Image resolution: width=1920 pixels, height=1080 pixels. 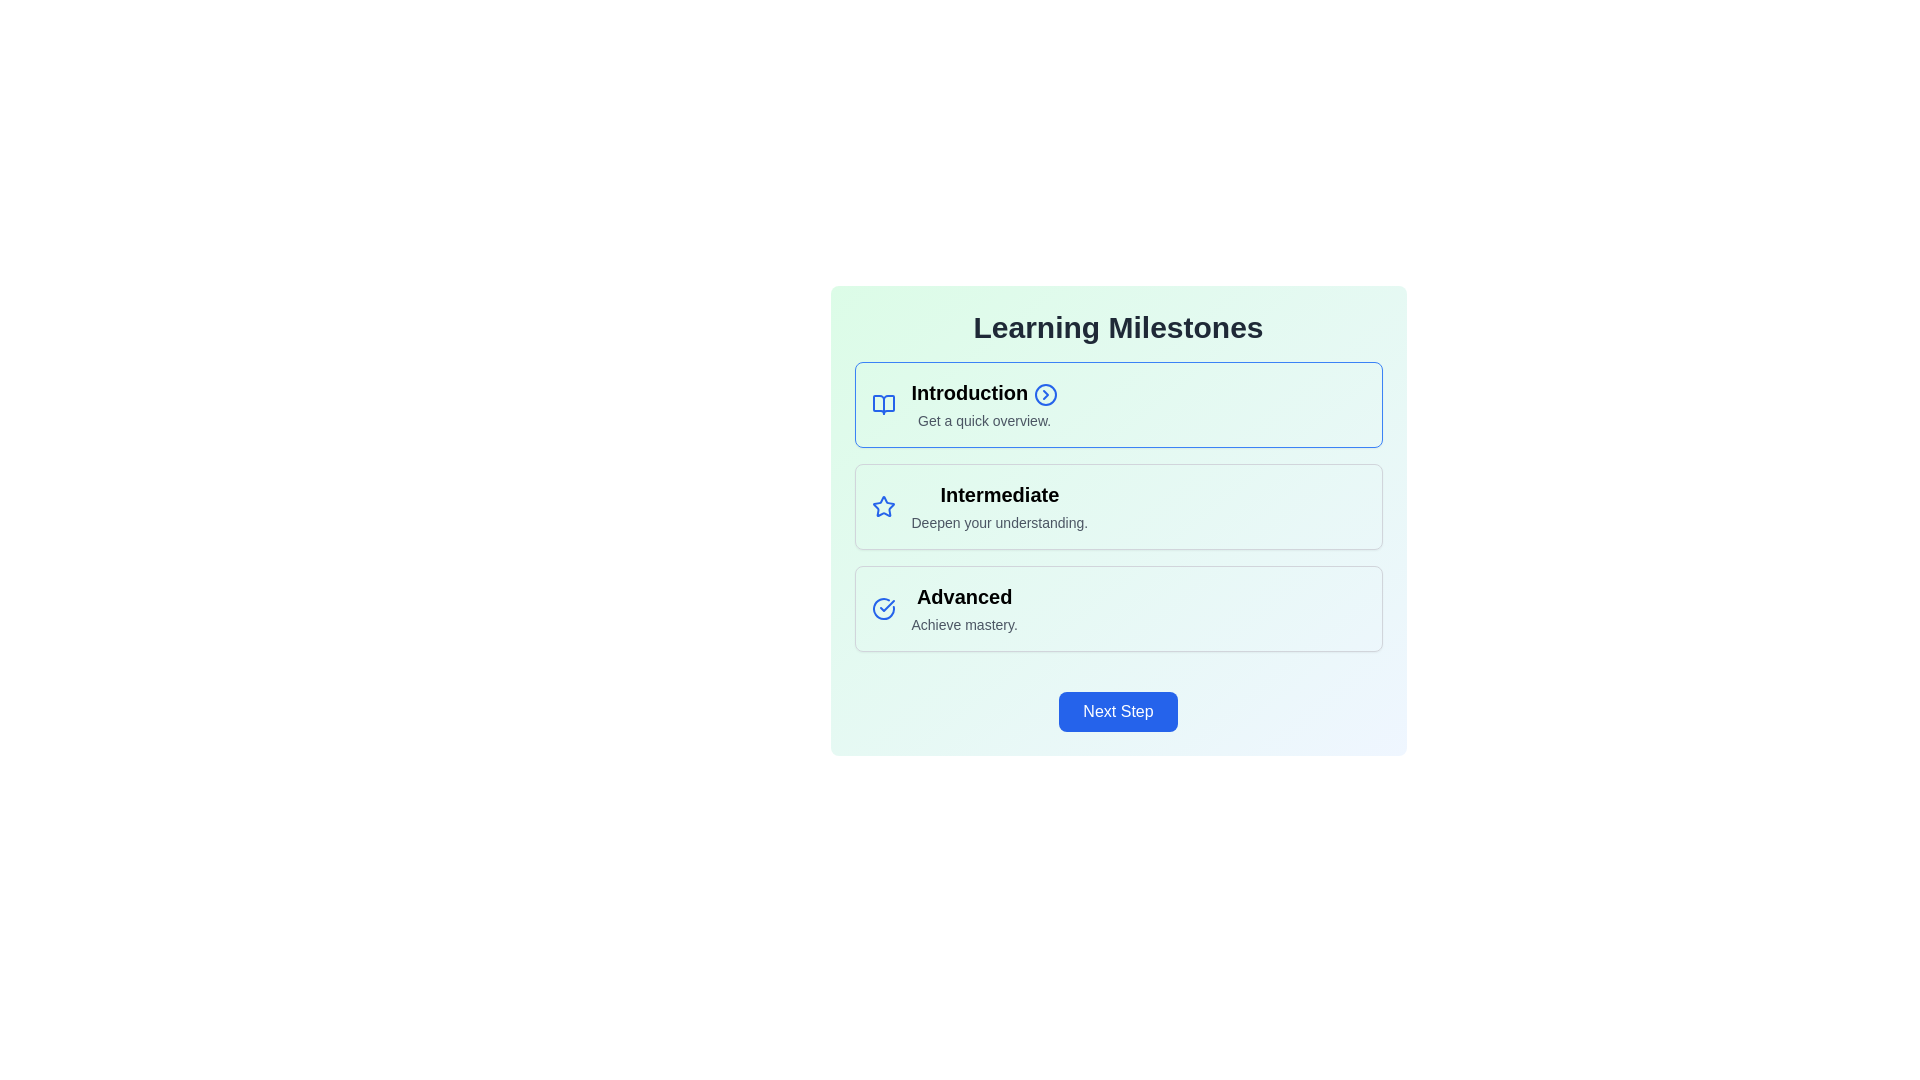 I want to click on the SVG icon indicating the completion or current selection of the 'Introduction' milestone, located next to the 'Introduction' section header, so click(x=886, y=604).